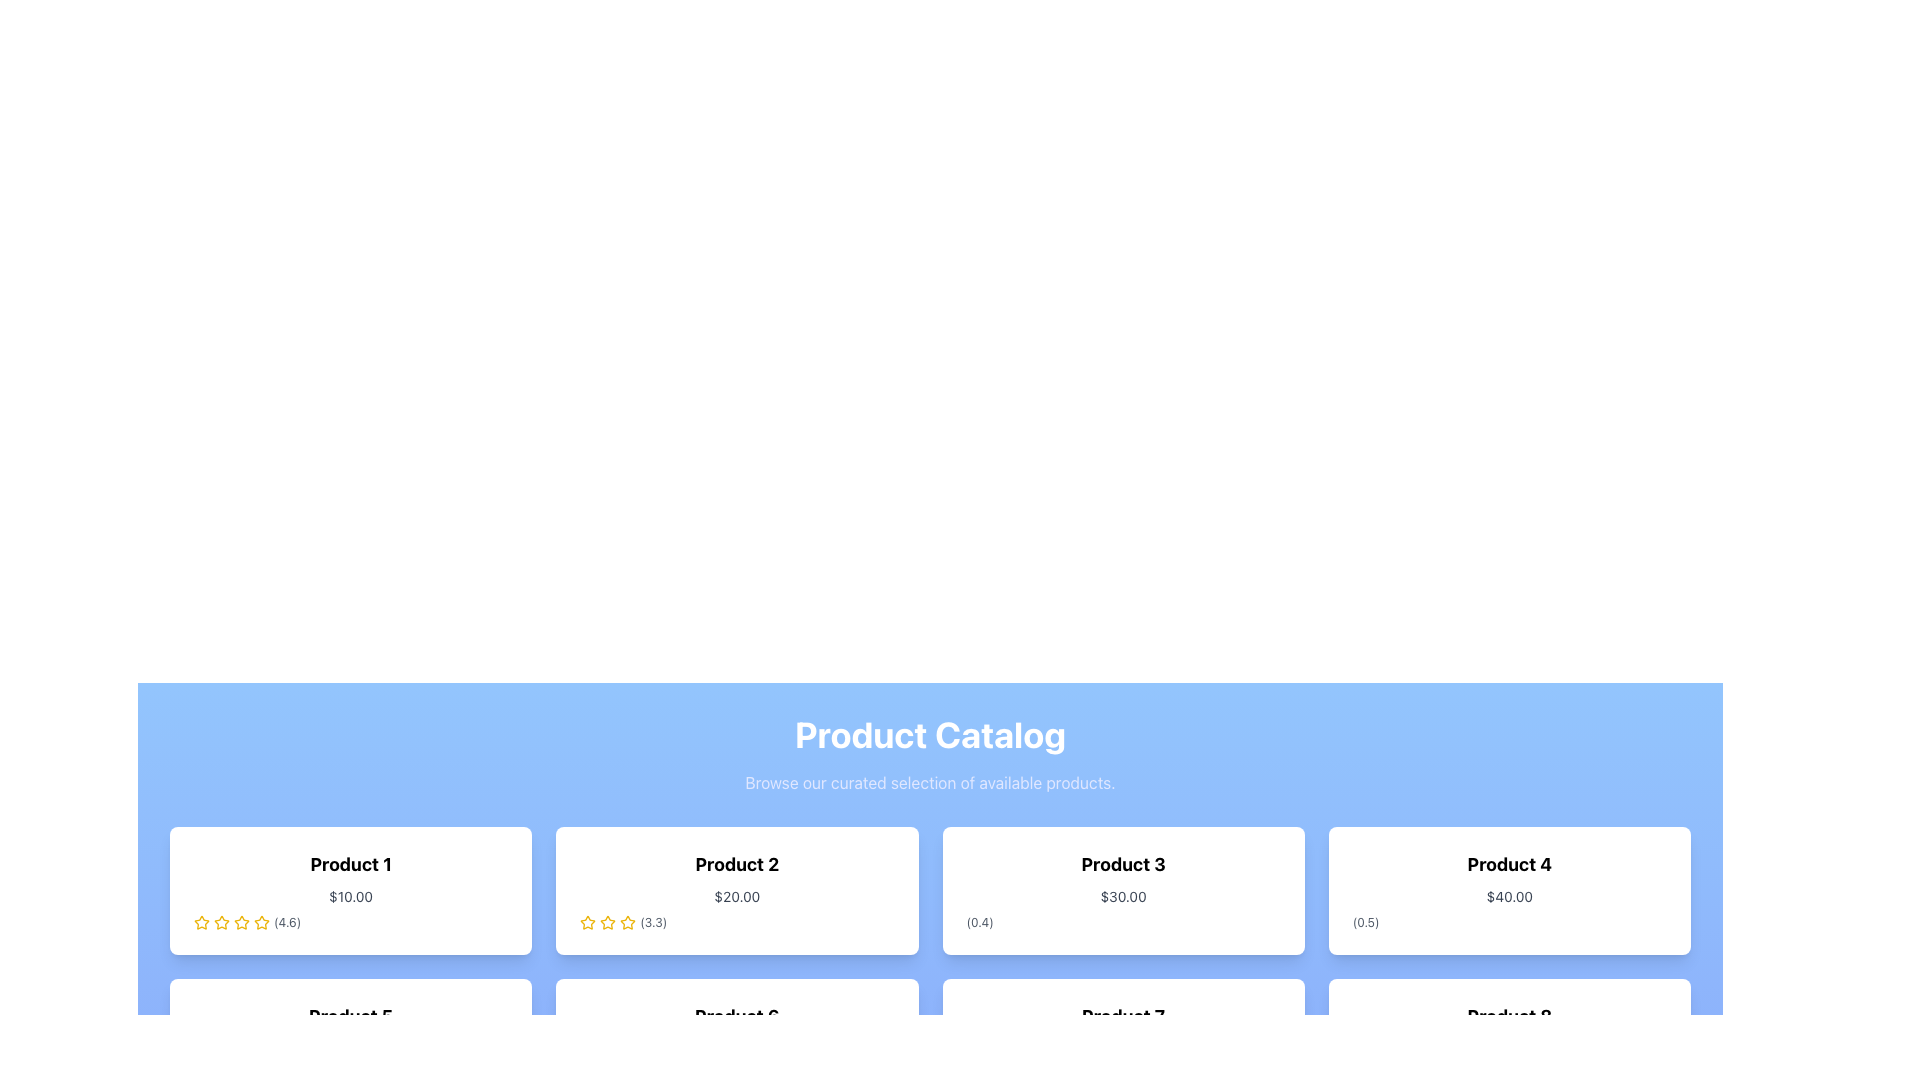  What do you see at coordinates (1509, 890) in the screenshot?
I see `the Information Card displaying product details, located in the first row and fourth column of the grid structure, positioned to the right of 'Product 3' and above 'Product 8'` at bounding box center [1509, 890].